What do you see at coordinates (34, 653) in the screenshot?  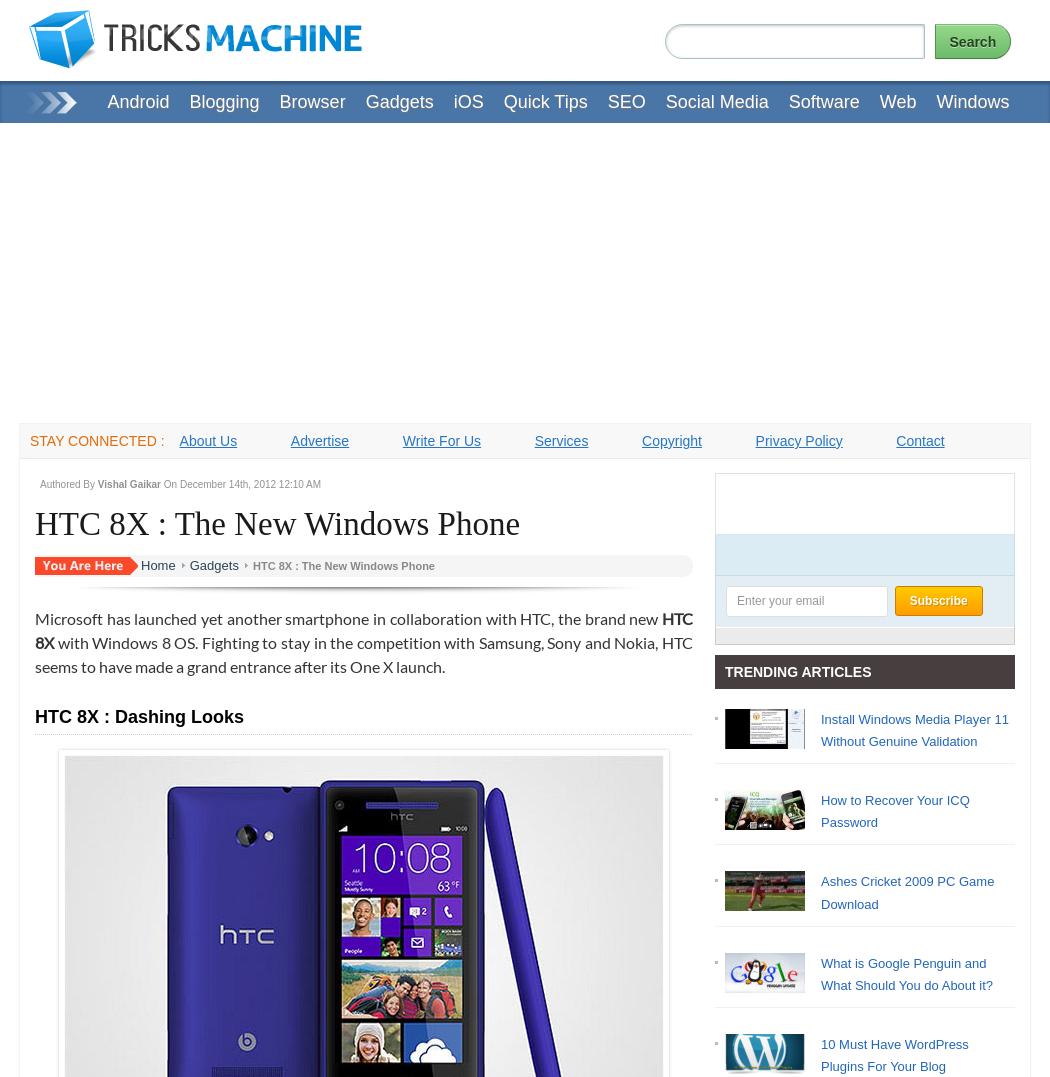 I see `'with Windows 8 OS. Fighting to stay in the competition with Samsung, Sony and Nokia, HTC seems to have made a grand entrance after its One X launch.'` at bounding box center [34, 653].